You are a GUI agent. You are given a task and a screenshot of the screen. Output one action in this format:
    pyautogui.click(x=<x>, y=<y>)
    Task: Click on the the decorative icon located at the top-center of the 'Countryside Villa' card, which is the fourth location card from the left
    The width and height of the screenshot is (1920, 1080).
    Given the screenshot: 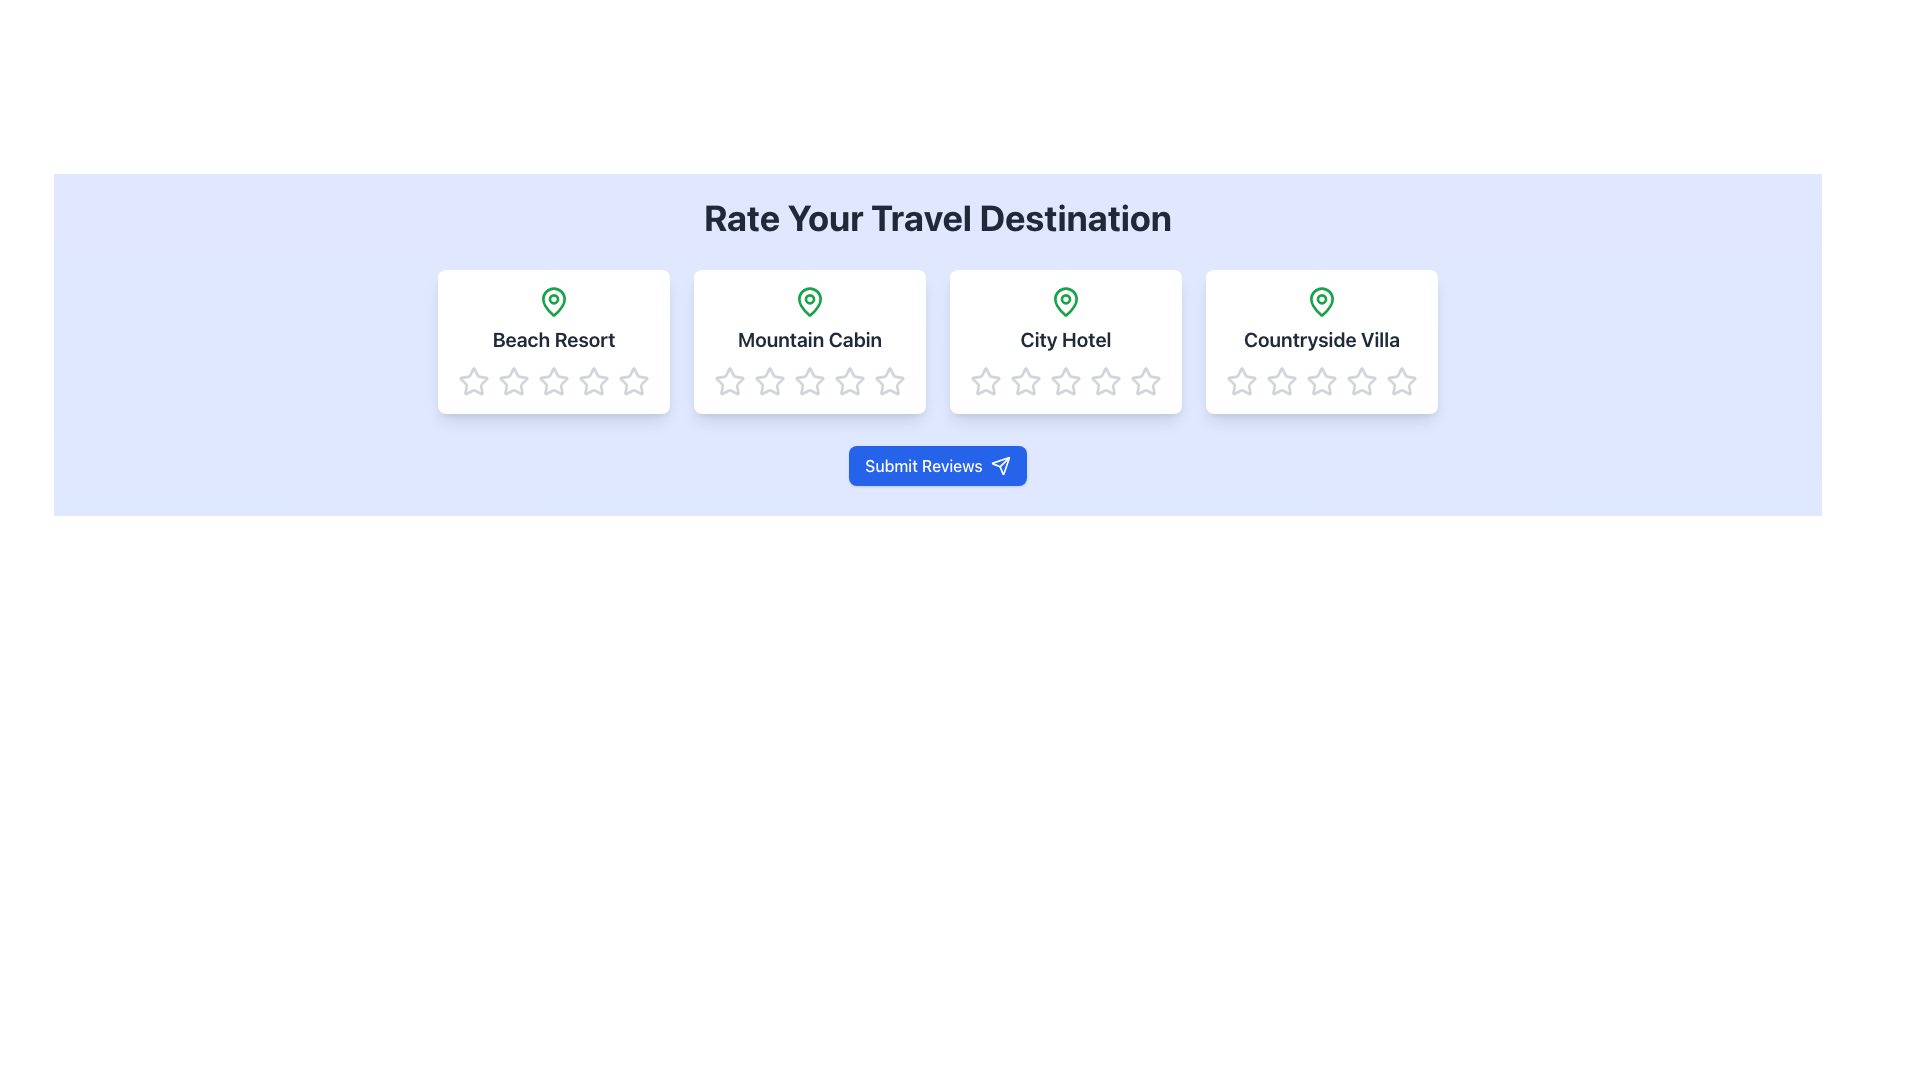 What is the action you would take?
    pyautogui.click(x=1321, y=300)
    